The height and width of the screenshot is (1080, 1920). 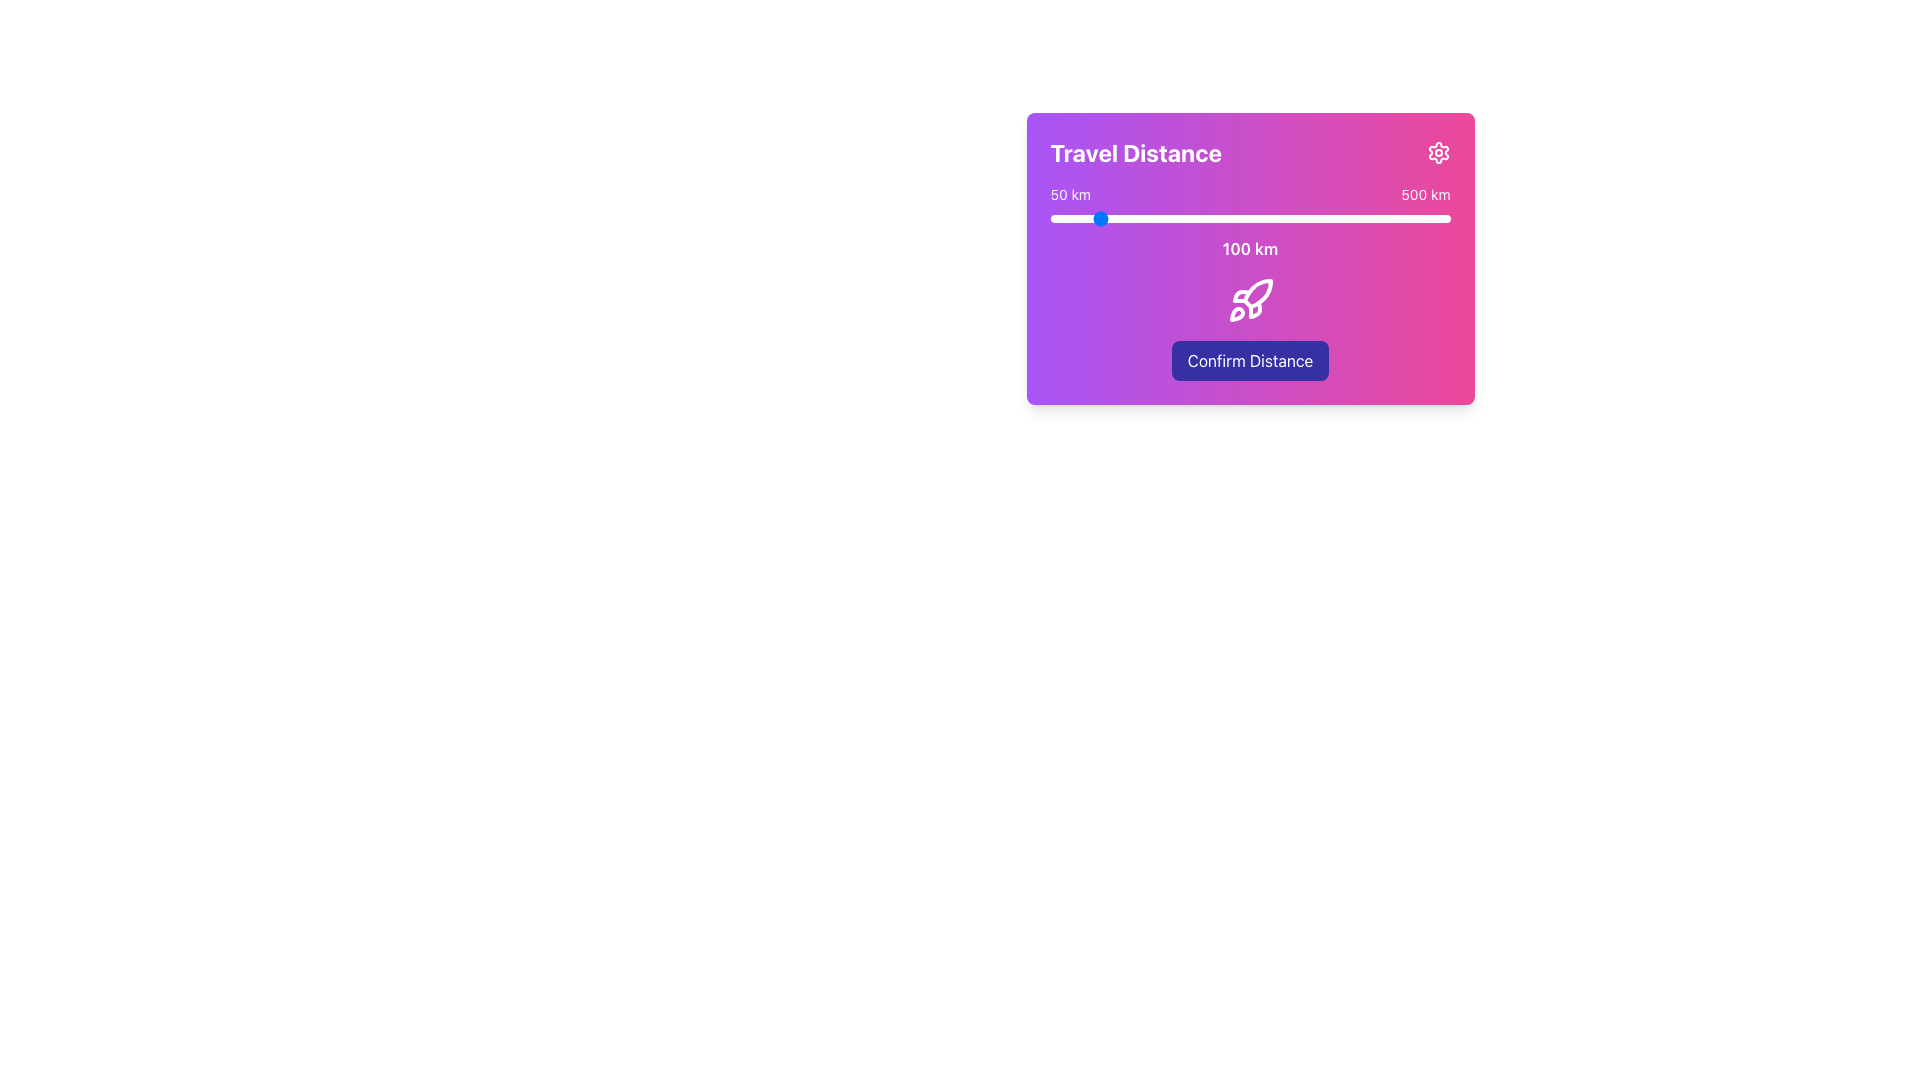 I want to click on the Text Label displaying '100 km', which is centrally aligned beneath the range input slider in a gradient-colored box, so click(x=1249, y=248).